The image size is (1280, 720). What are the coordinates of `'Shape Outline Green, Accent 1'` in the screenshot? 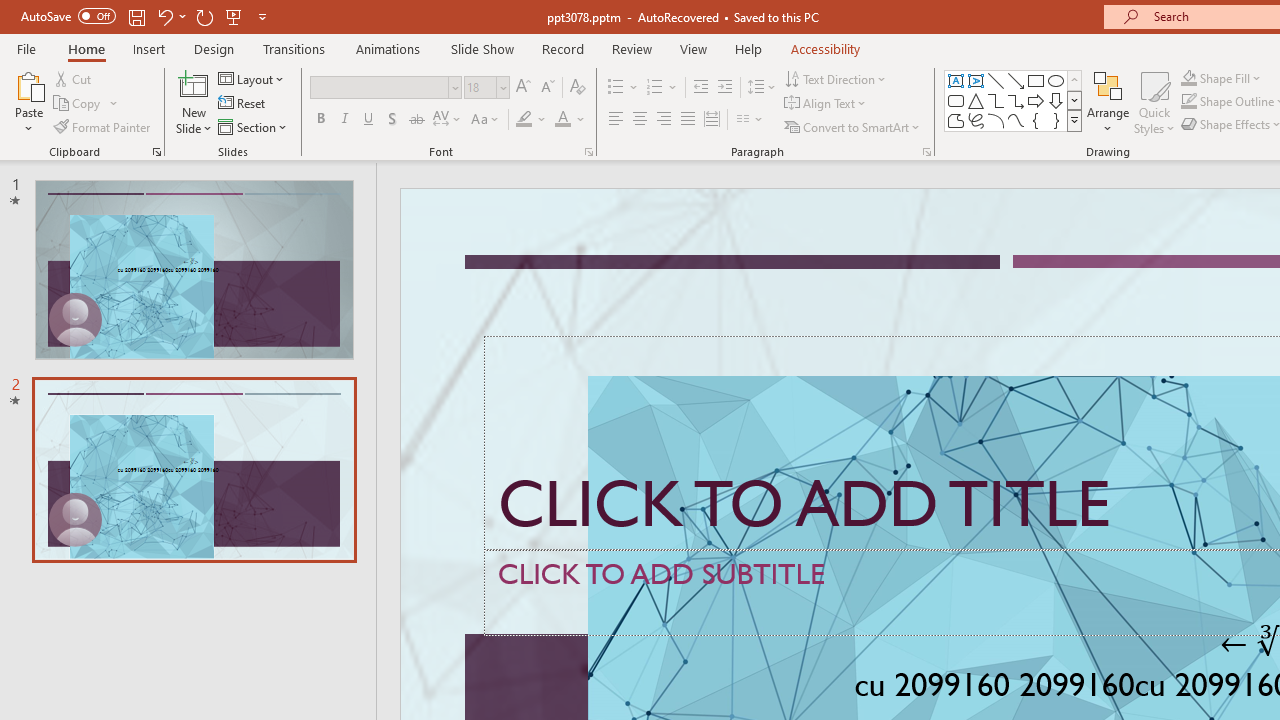 It's located at (1189, 101).